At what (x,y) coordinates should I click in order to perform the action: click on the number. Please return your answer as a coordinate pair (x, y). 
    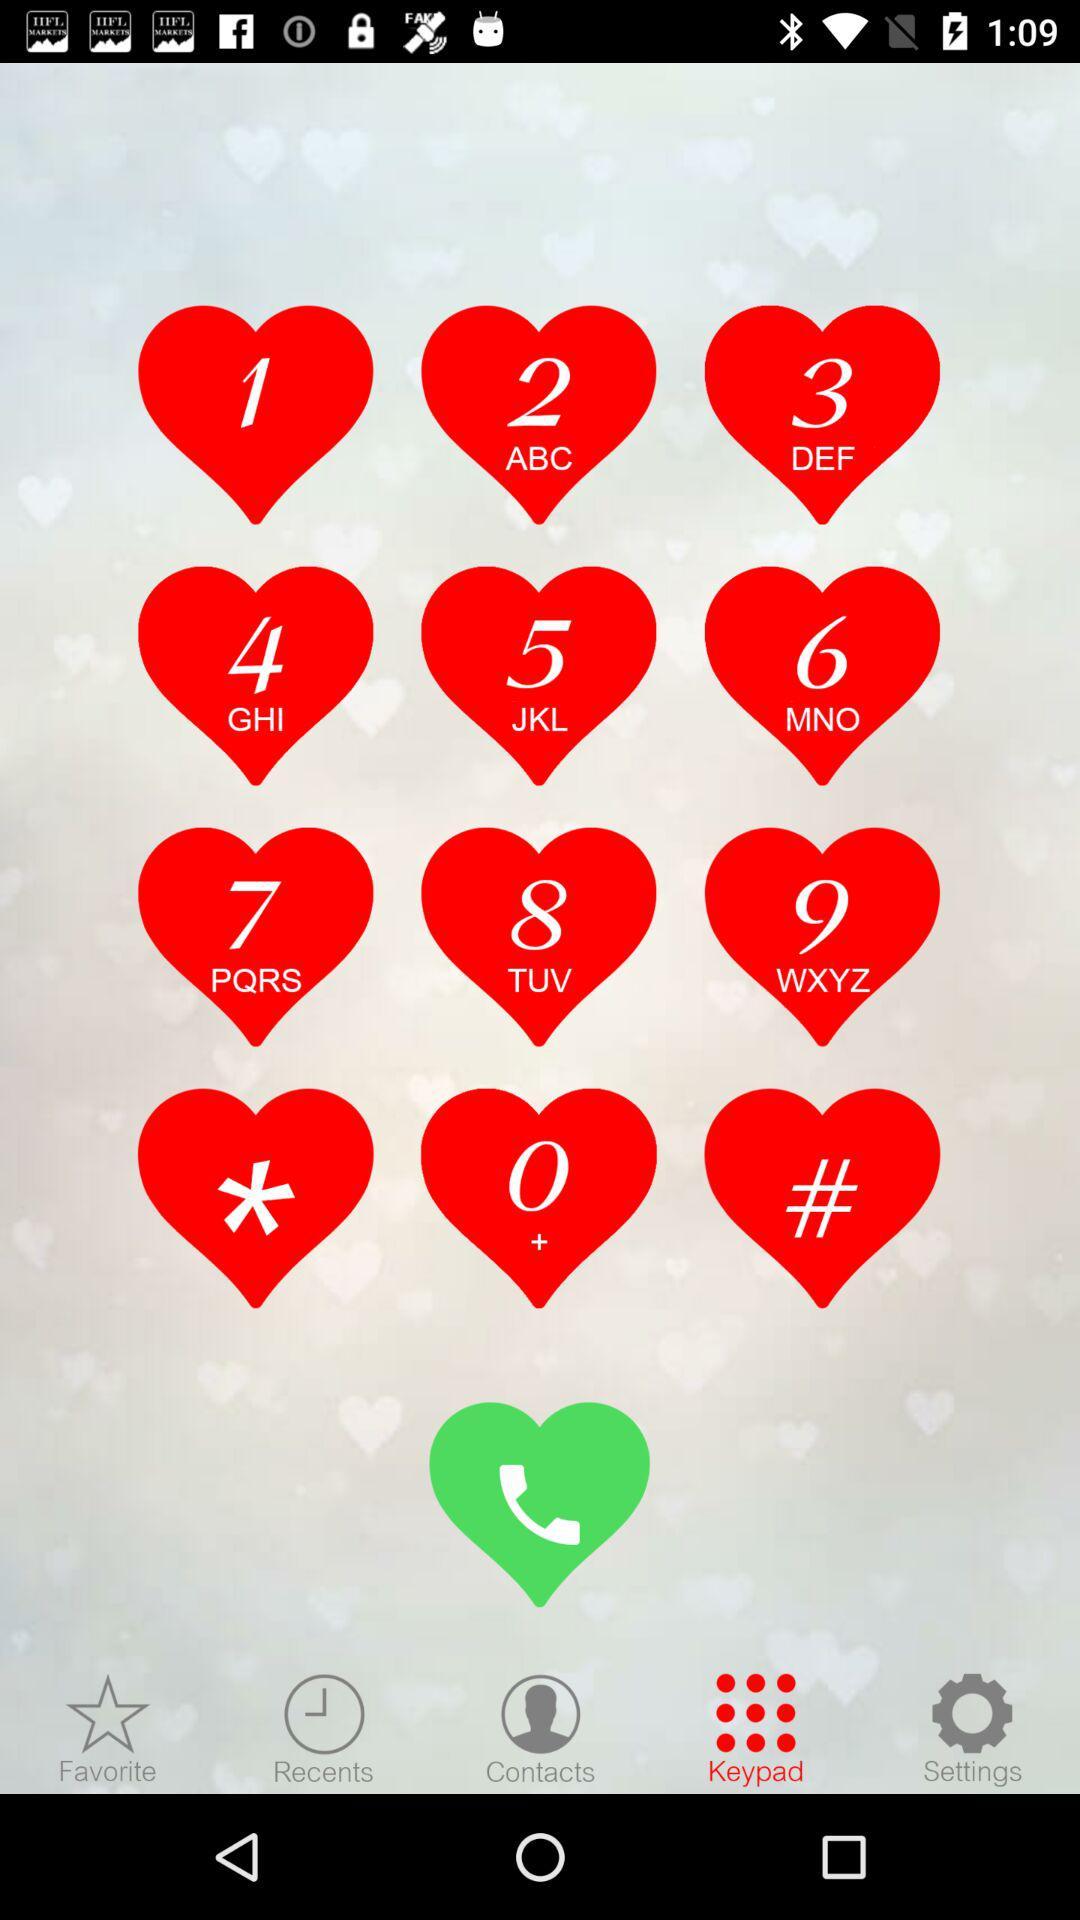
    Looking at the image, I should click on (255, 413).